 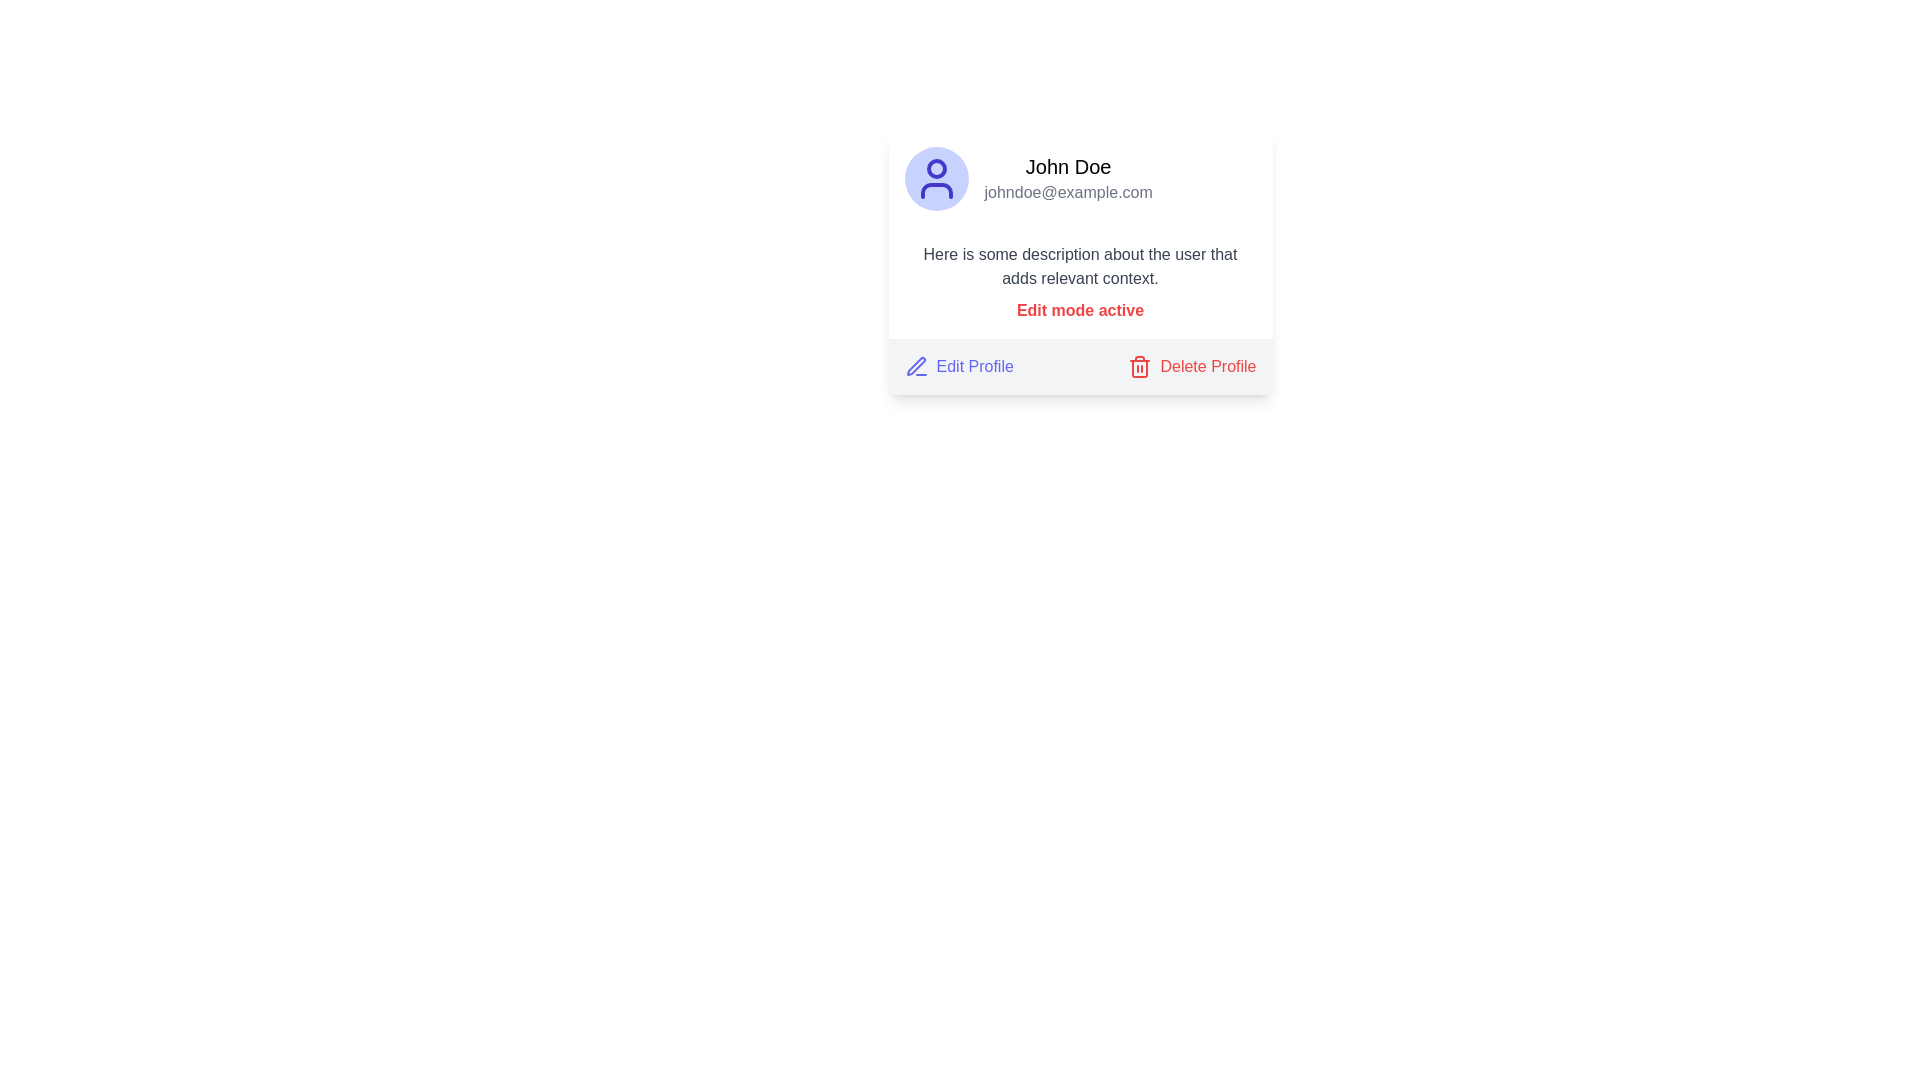 What do you see at coordinates (1079, 282) in the screenshot?
I see `the informational text block that indicates 'Edit mode active', which consists of gray descriptive text and bold red text, positioned centrally between the user's details and the action buttons` at bounding box center [1079, 282].